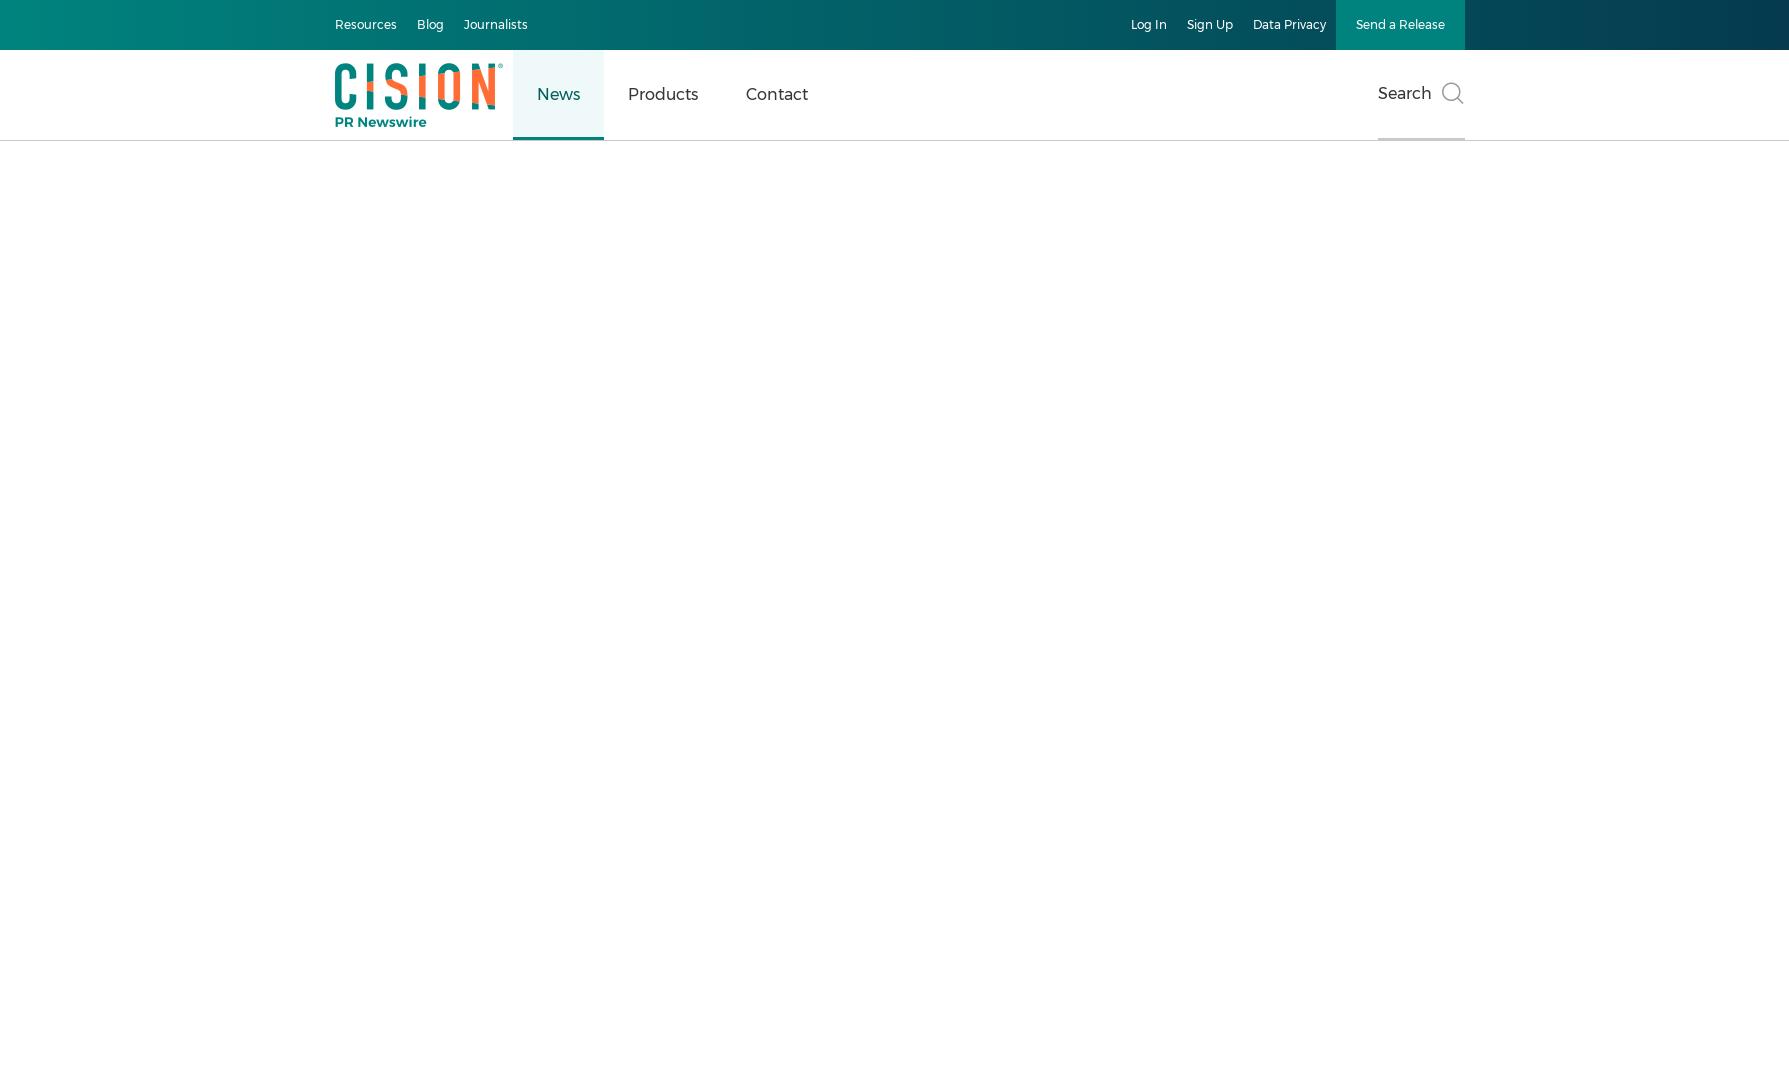 Image resolution: width=1789 pixels, height=1068 pixels. Describe the element at coordinates (145, 410) in the screenshot. I see `'Multimedia Gallery'` at that location.